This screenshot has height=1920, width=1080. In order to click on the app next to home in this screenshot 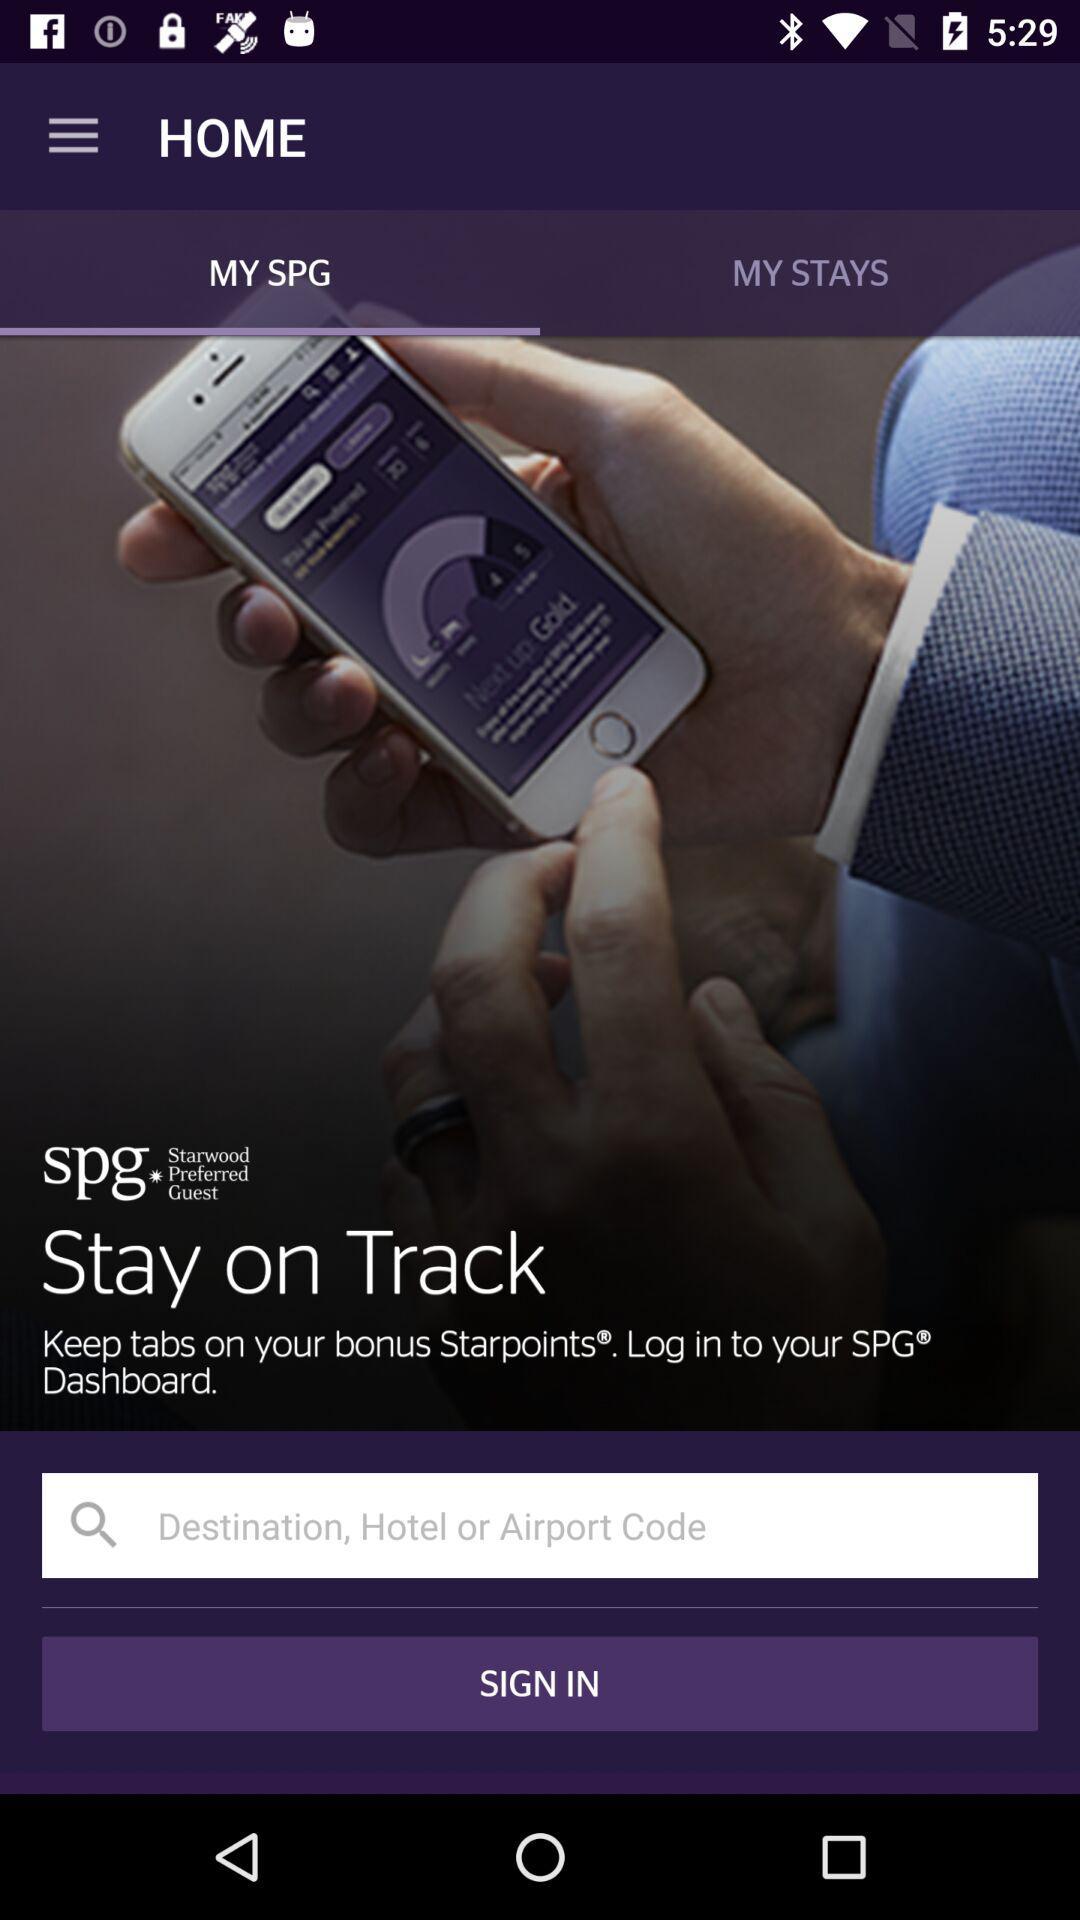, I will do `click(72, 135)`.